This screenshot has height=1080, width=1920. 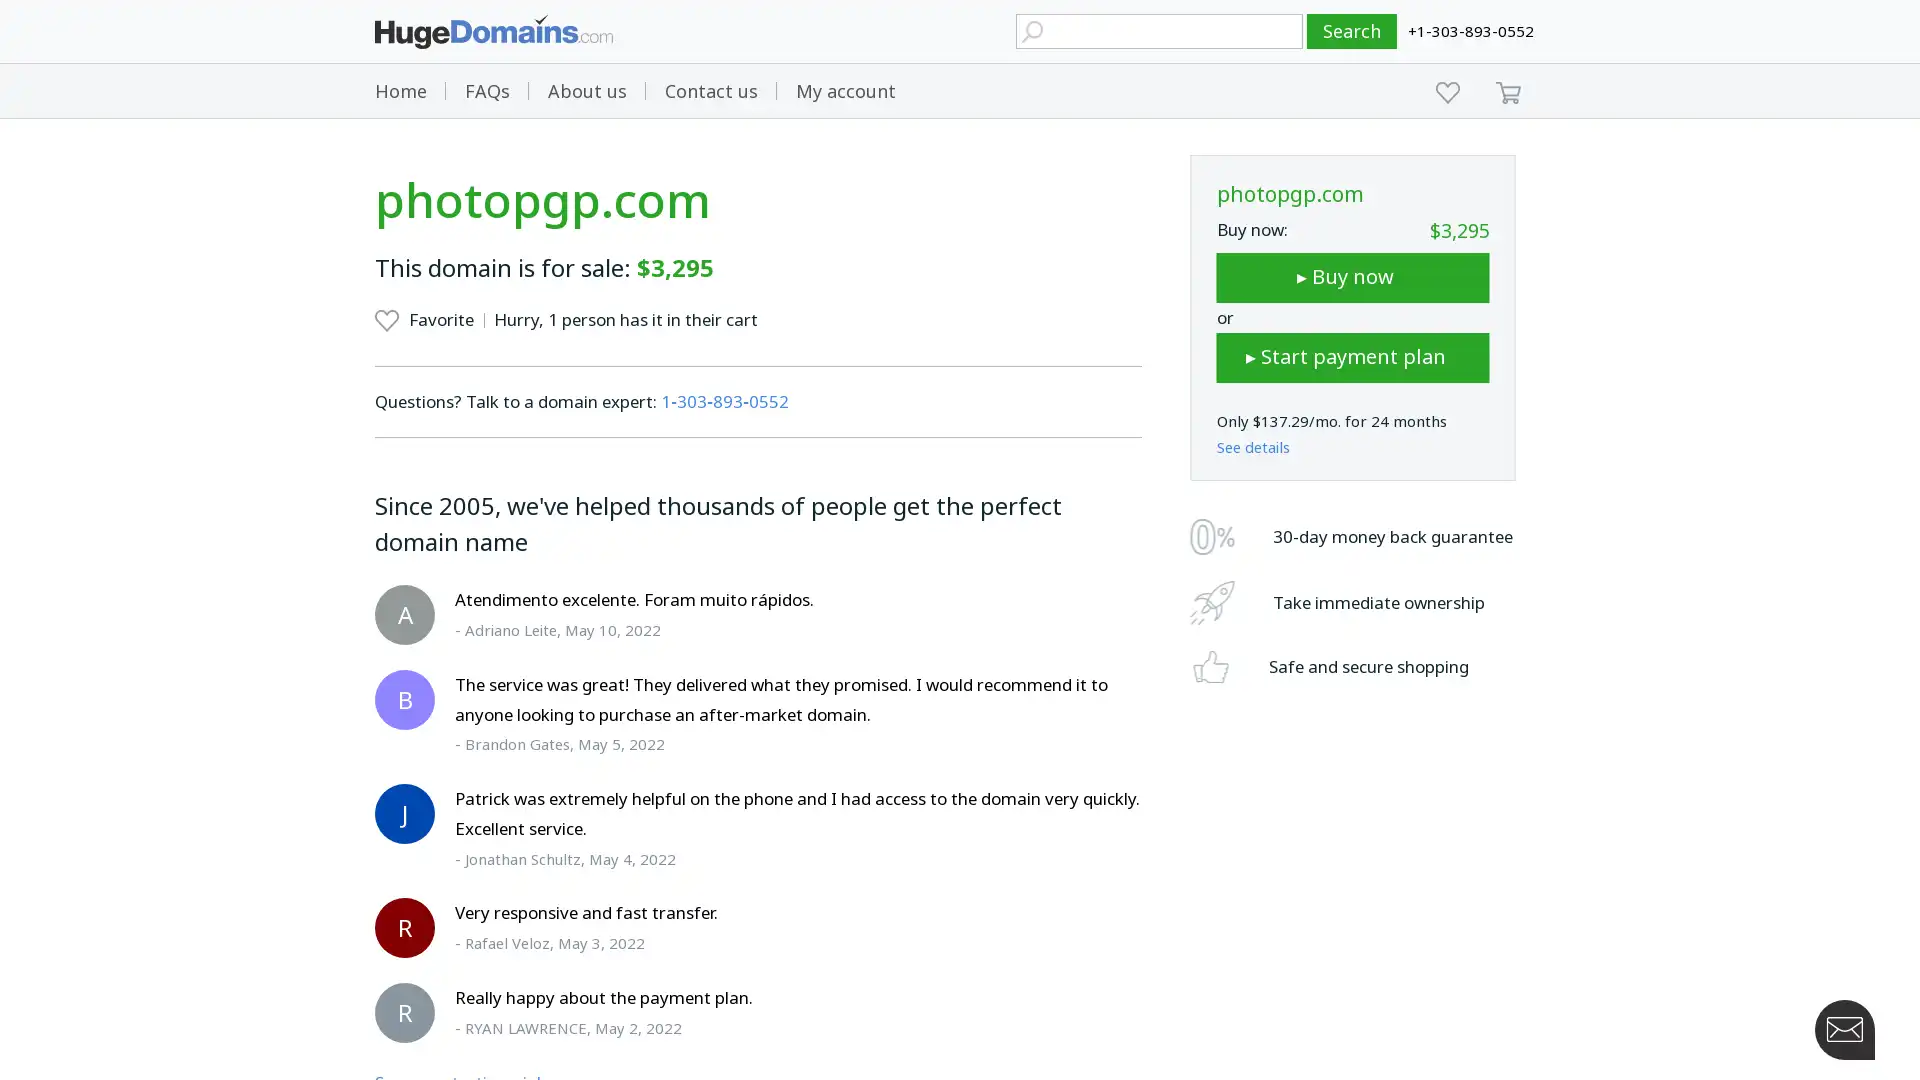 What do you see at coordinates (1352, 31) in the screenshot?
I see `Search` at bounding box center [1352, 31].